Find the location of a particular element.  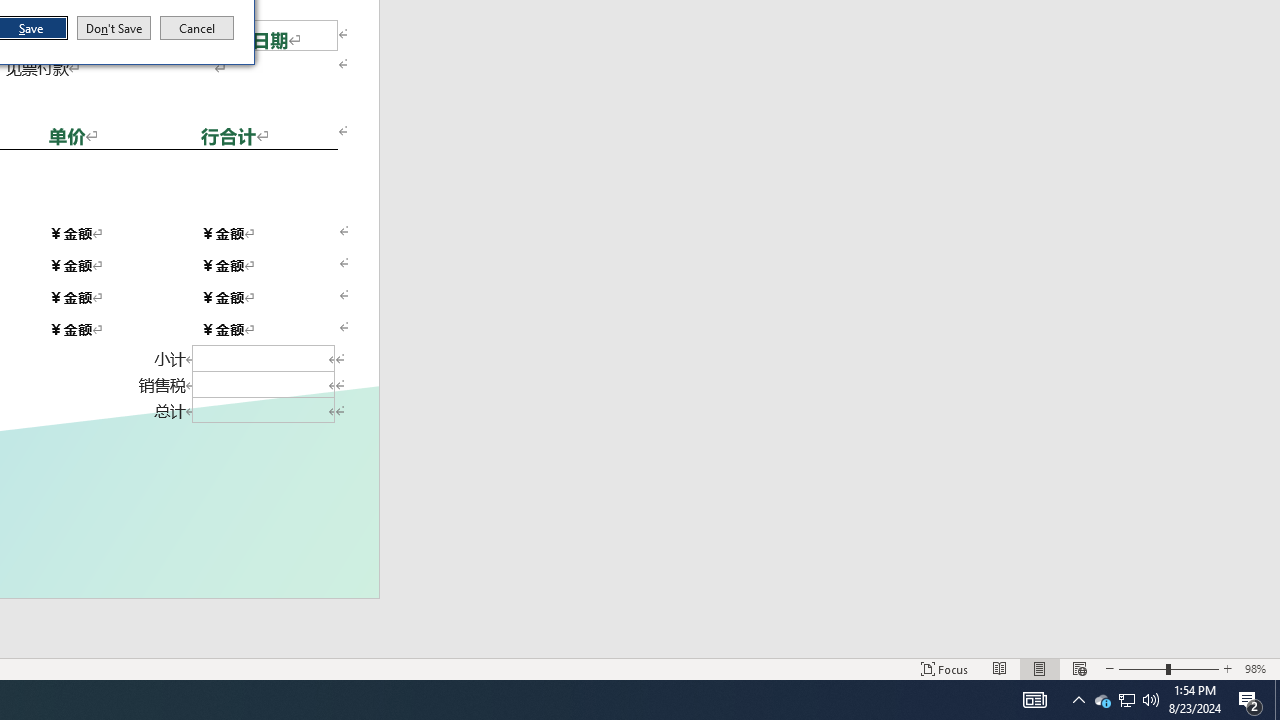

'Cancel' is located at coordinates (197, 28).